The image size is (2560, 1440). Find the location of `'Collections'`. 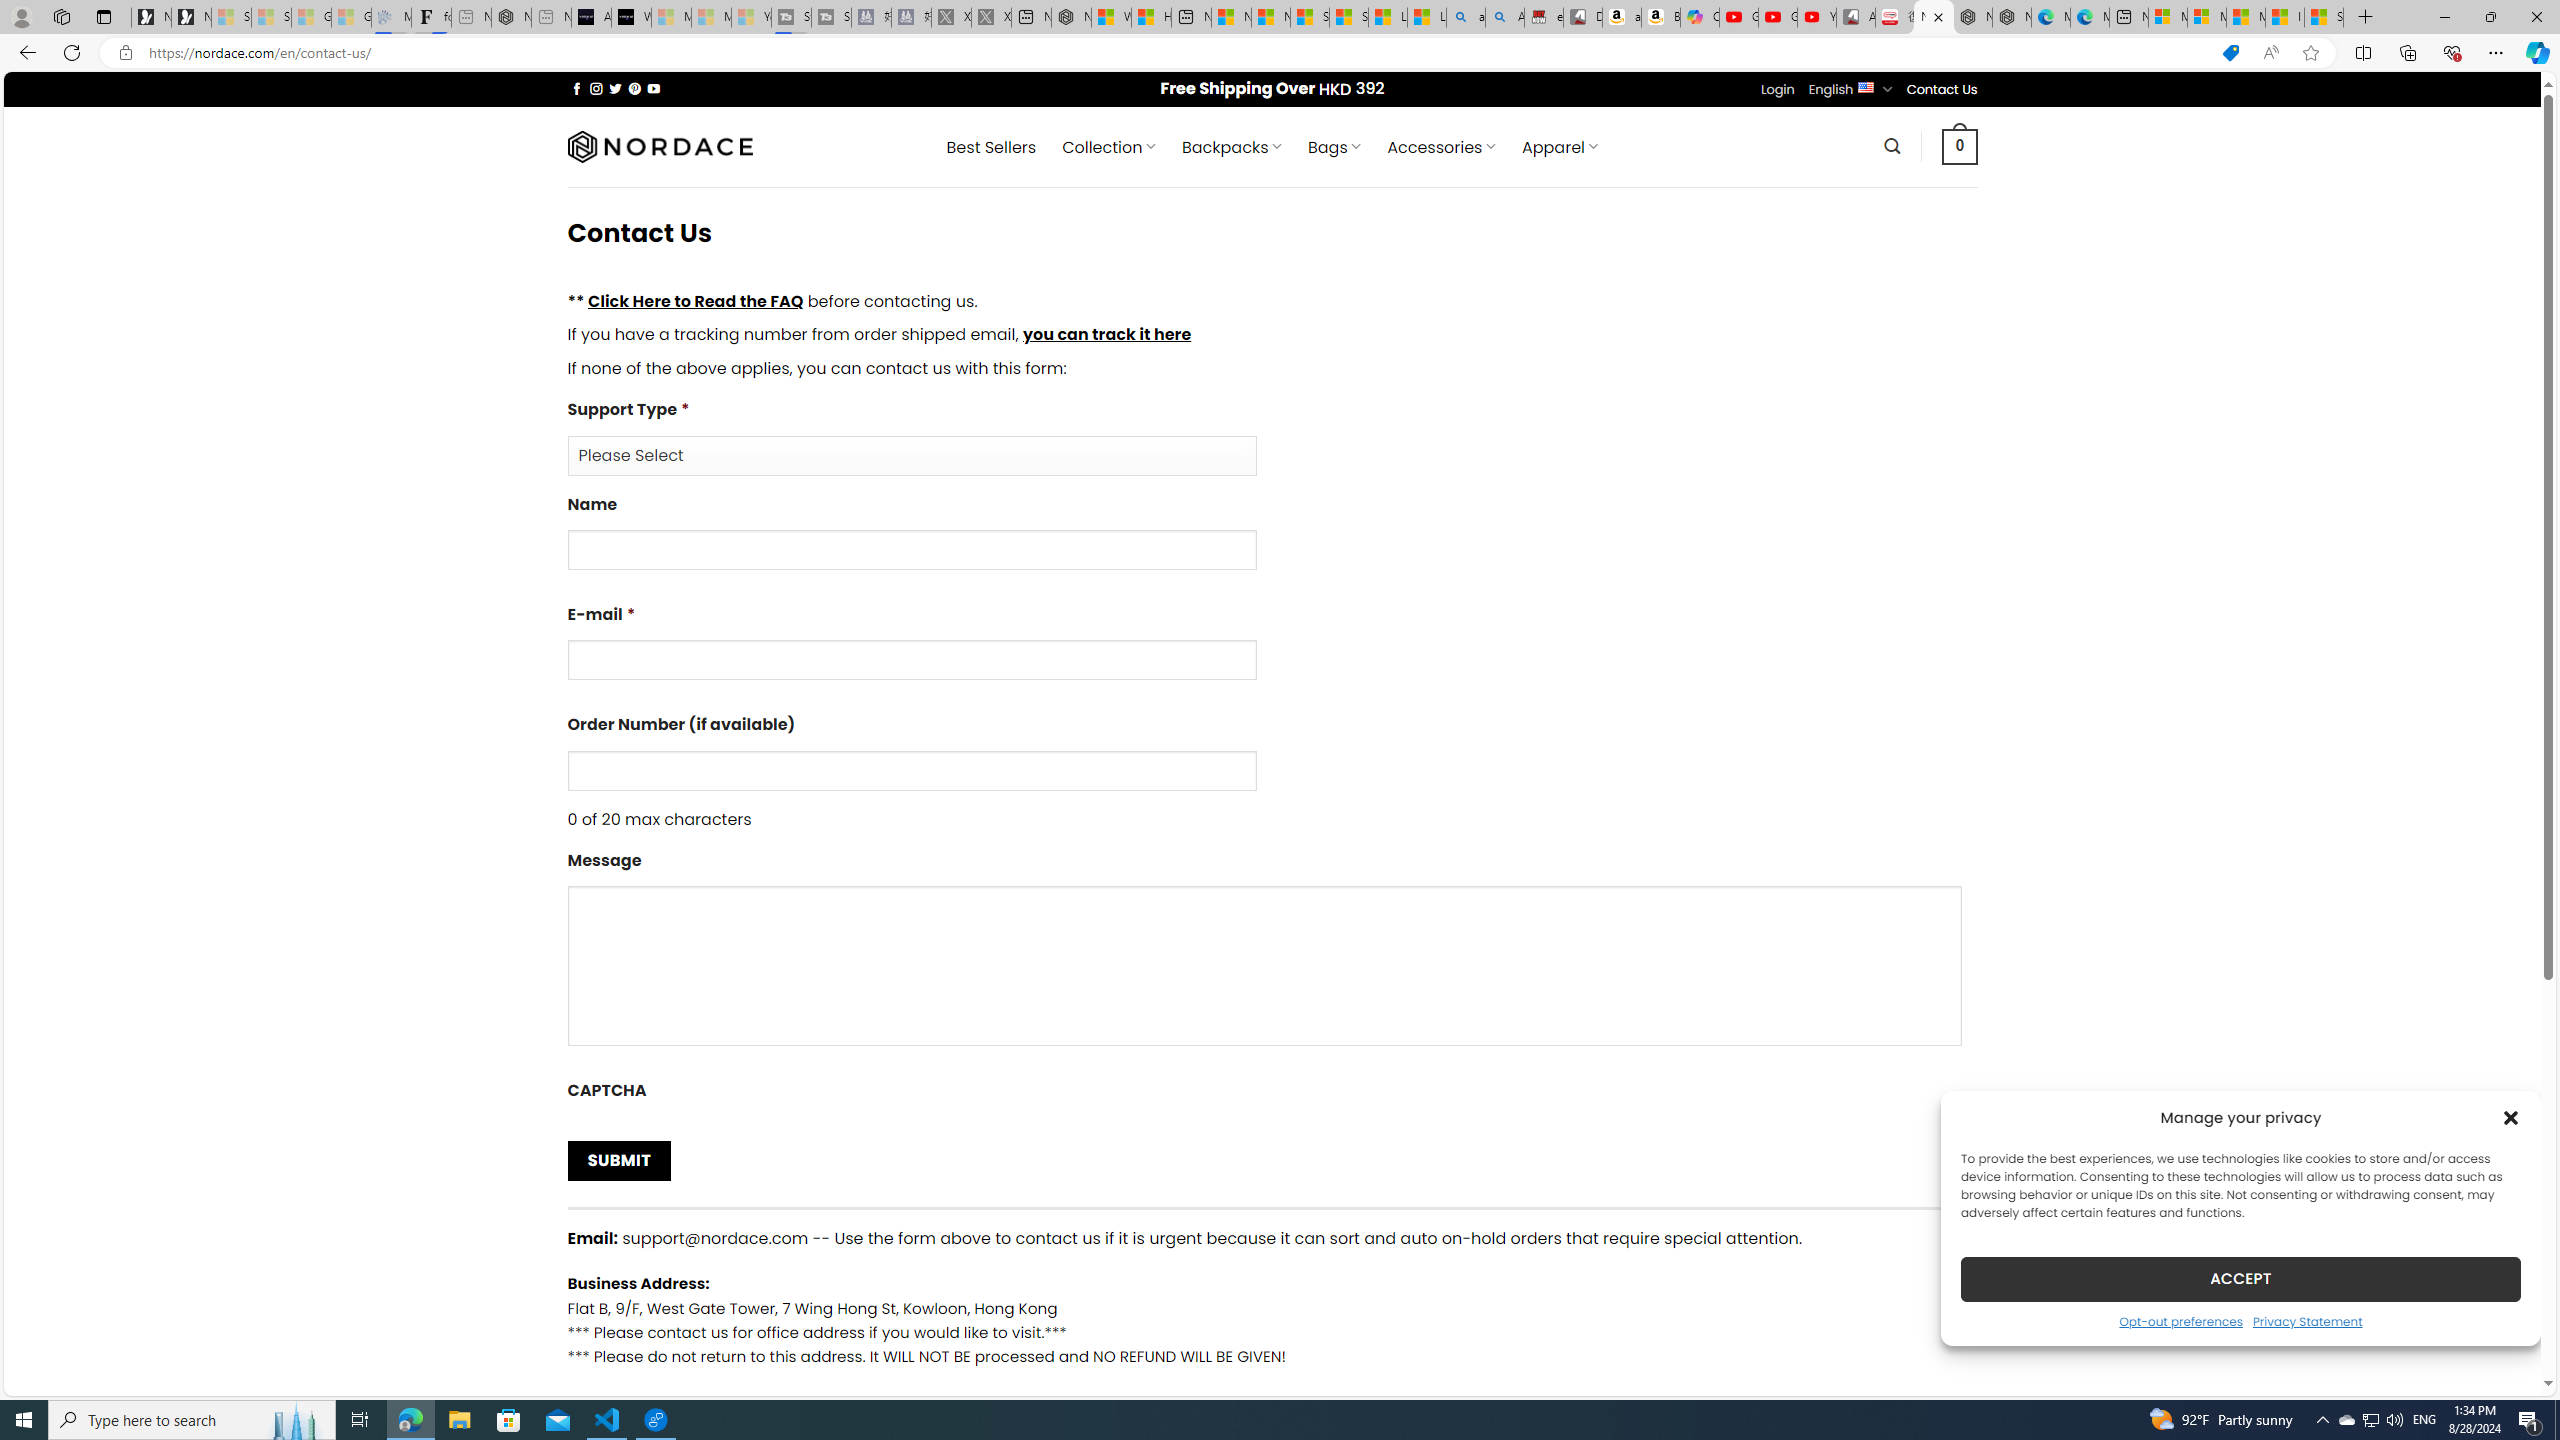

'Collections' is located at coordinates (2406, 51).